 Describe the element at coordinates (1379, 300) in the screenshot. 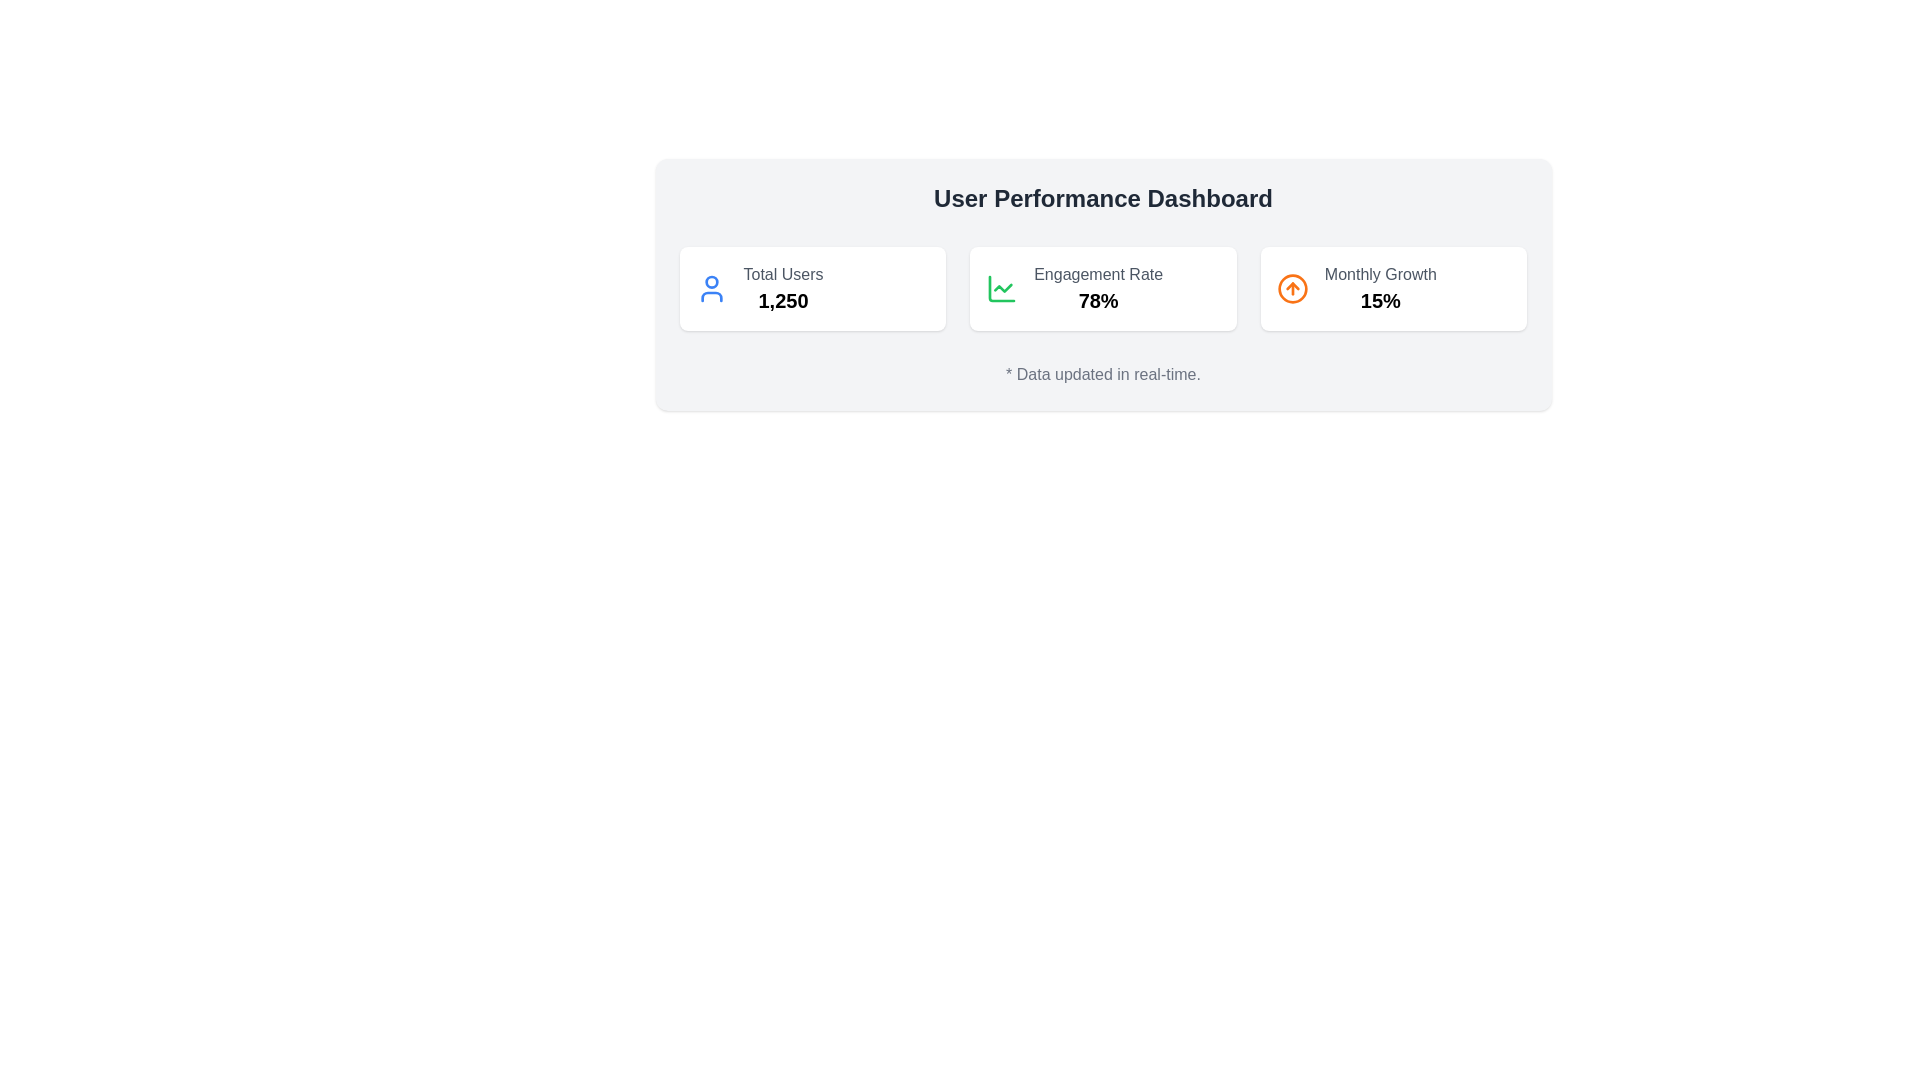

I see `the text element displaying '15%' which is styled with a large and bold font, located beneath the 'Monthly Growth' text in the third column of a three-column grid` at that location.